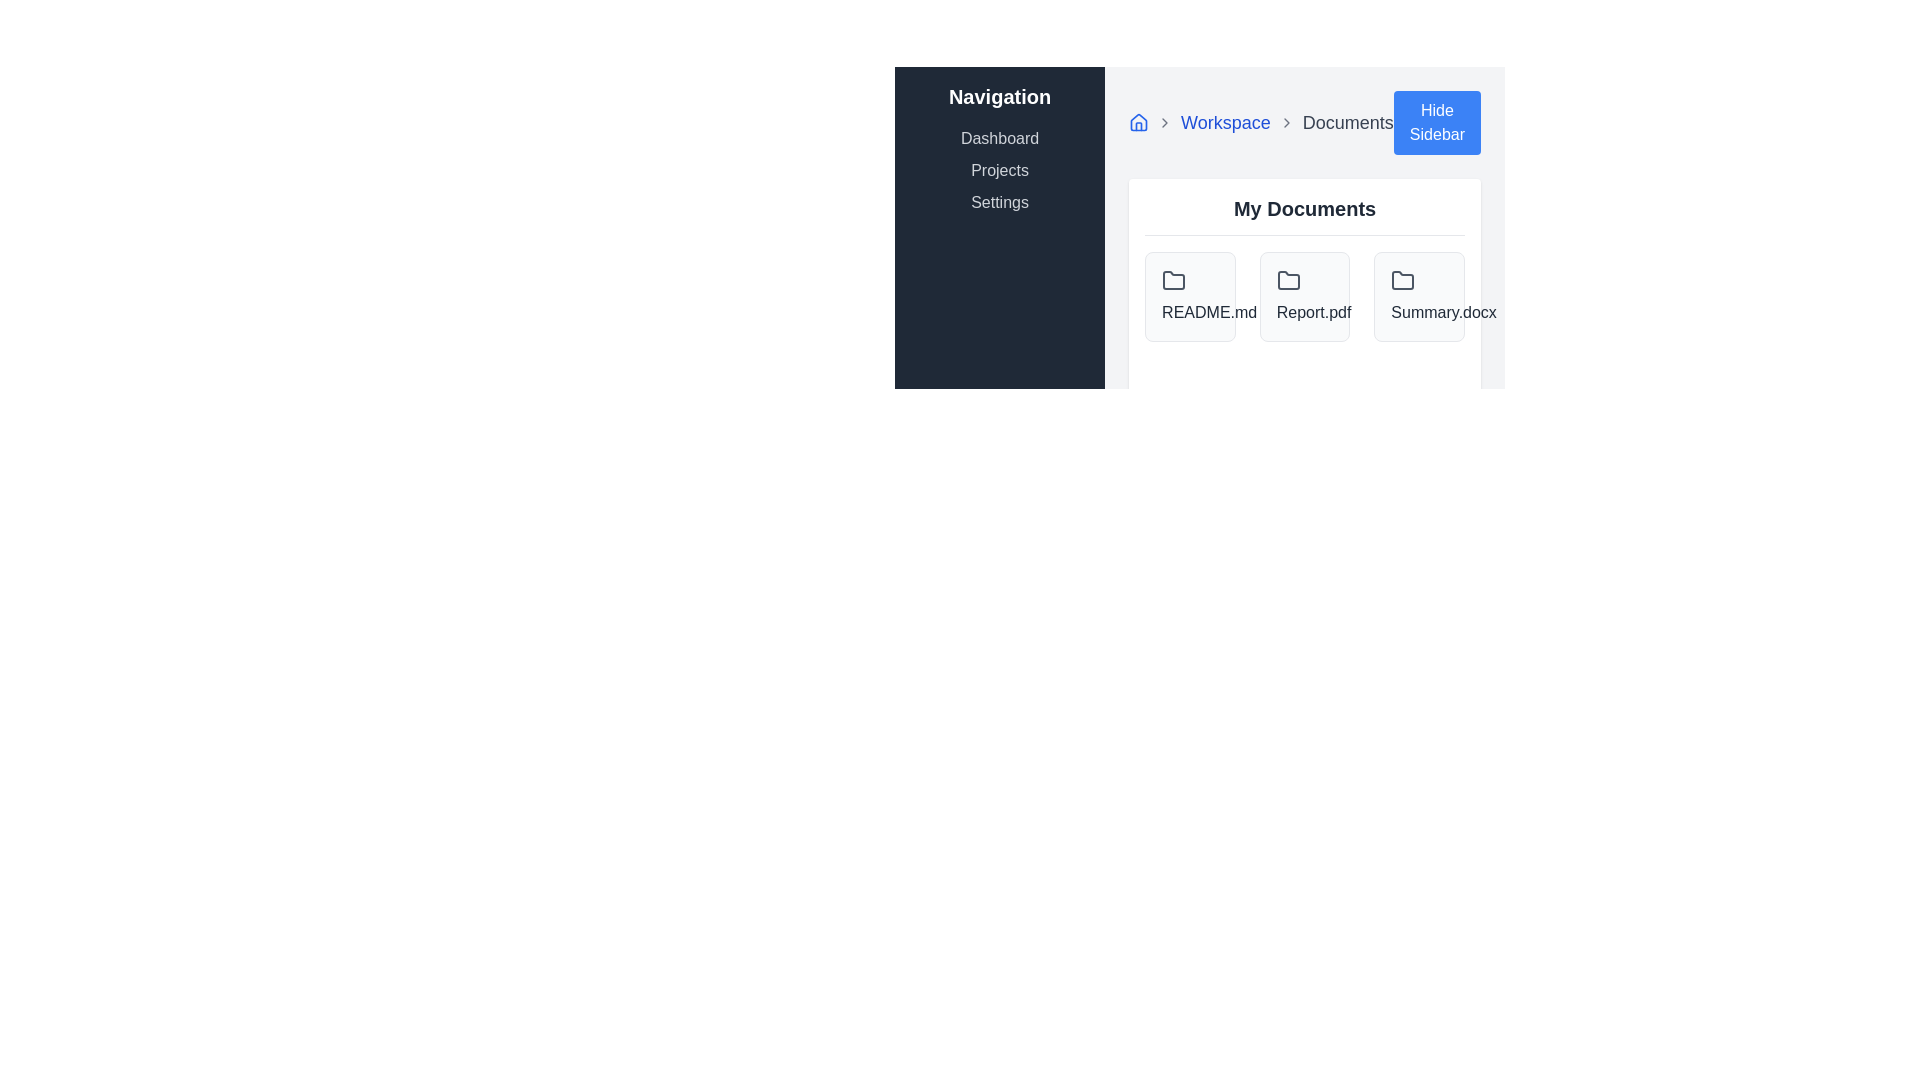 This screenshot has height=1080, width=1920. Describe the element at coordinates (1190, 297) in the screenshot. I see `the clickable card labeled 'README.md', which has a folder icon at the top and is positioned in the first column of the 'My Documents' grid` at that location.